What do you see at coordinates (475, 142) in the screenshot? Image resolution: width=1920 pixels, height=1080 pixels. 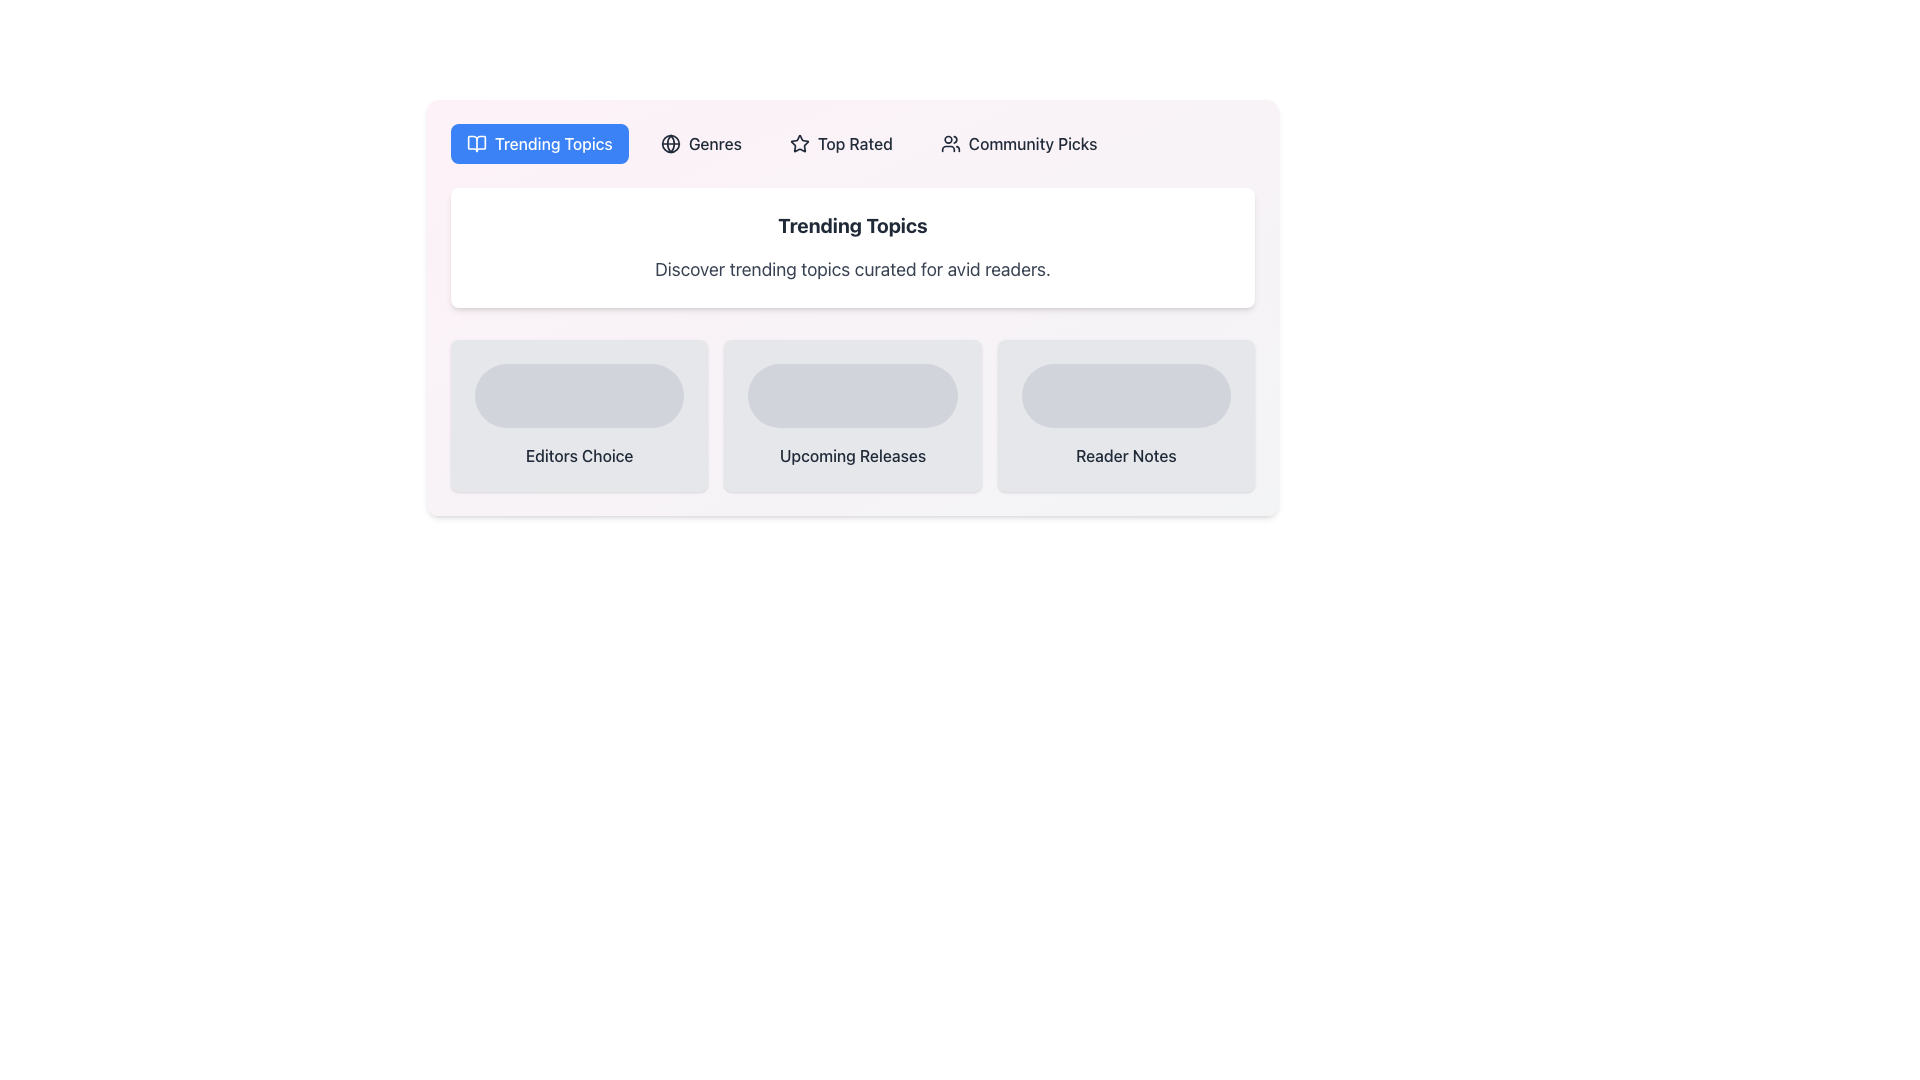 I see `the 'Trending Topics' icon located at the leftmost of the blue highlighted button in the top navigation bar` at bounding box center [475, 142].